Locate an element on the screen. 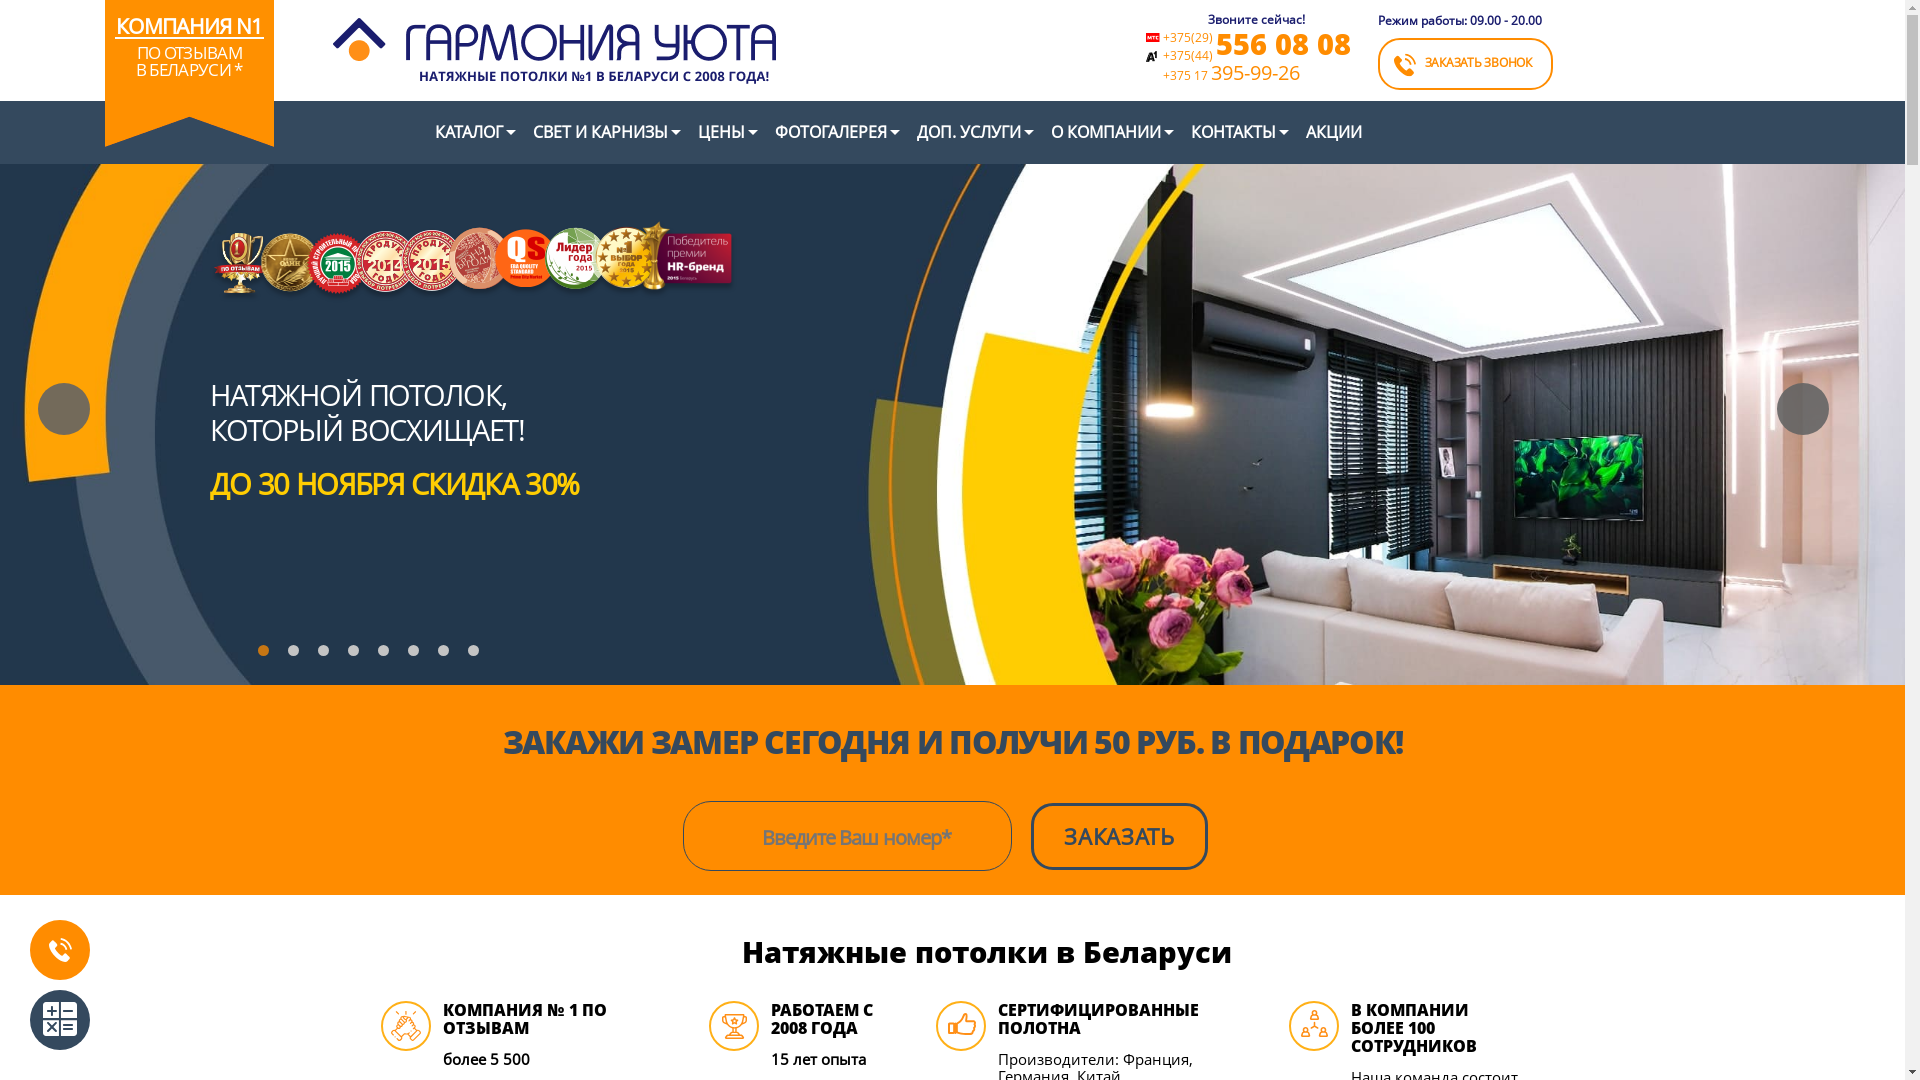 The width and height of the screenshot is (1920, 1080). 'Previous' is located at coordinates (38, 407).